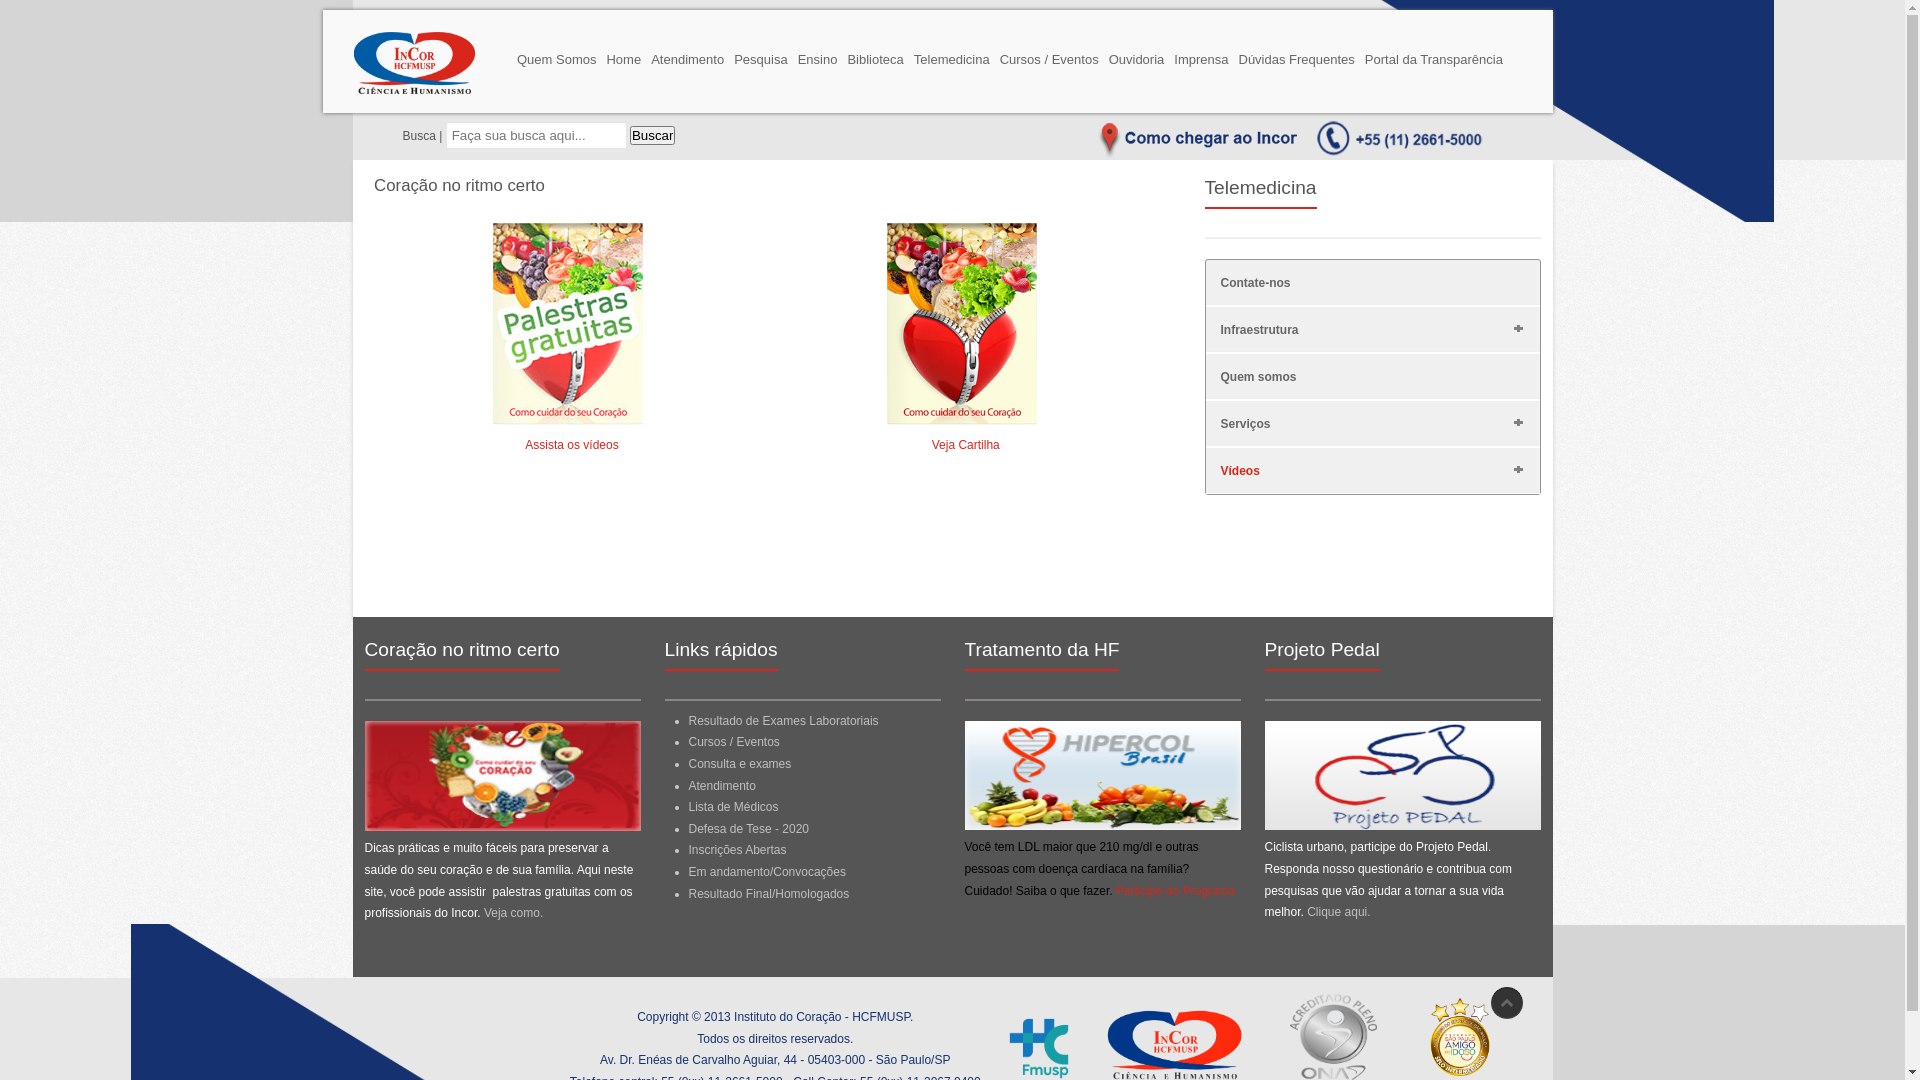 The width and height of the screenshot is (1920, 1080). What do you see at coordinates (1506, 1002) in the screenshot?
I see `'Back to Top'` at bounding box center [1506, 1002].